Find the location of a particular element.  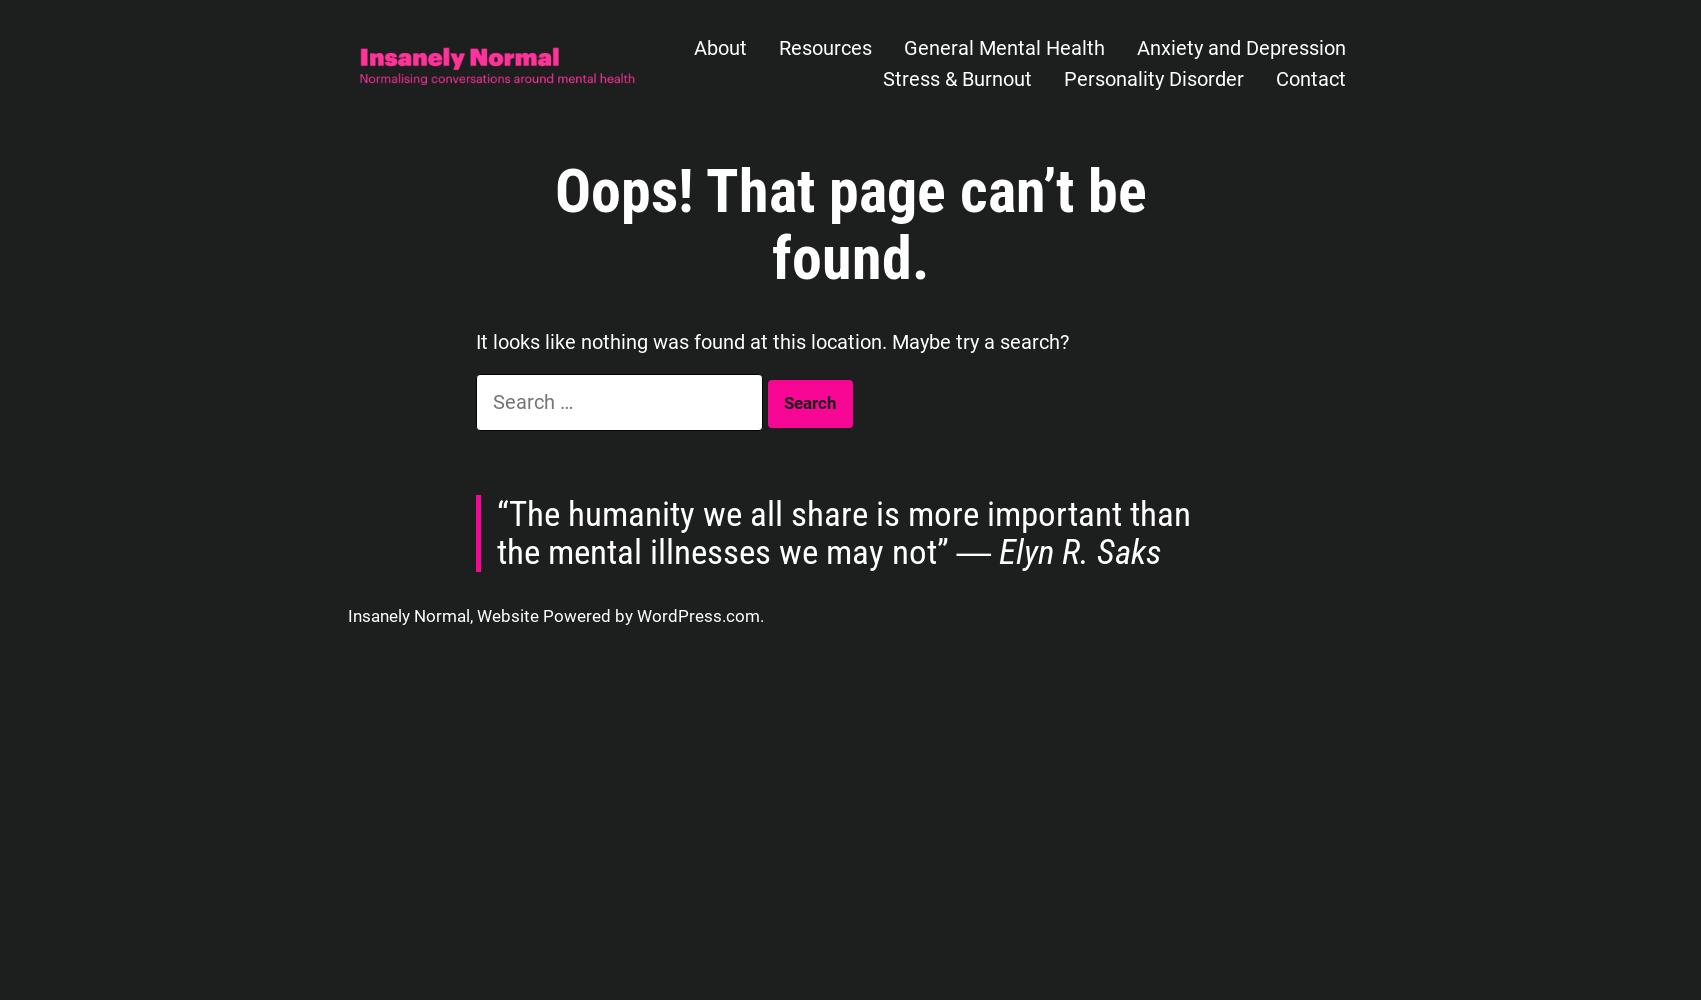

'Contact' is located at coordinates (1309, 78).